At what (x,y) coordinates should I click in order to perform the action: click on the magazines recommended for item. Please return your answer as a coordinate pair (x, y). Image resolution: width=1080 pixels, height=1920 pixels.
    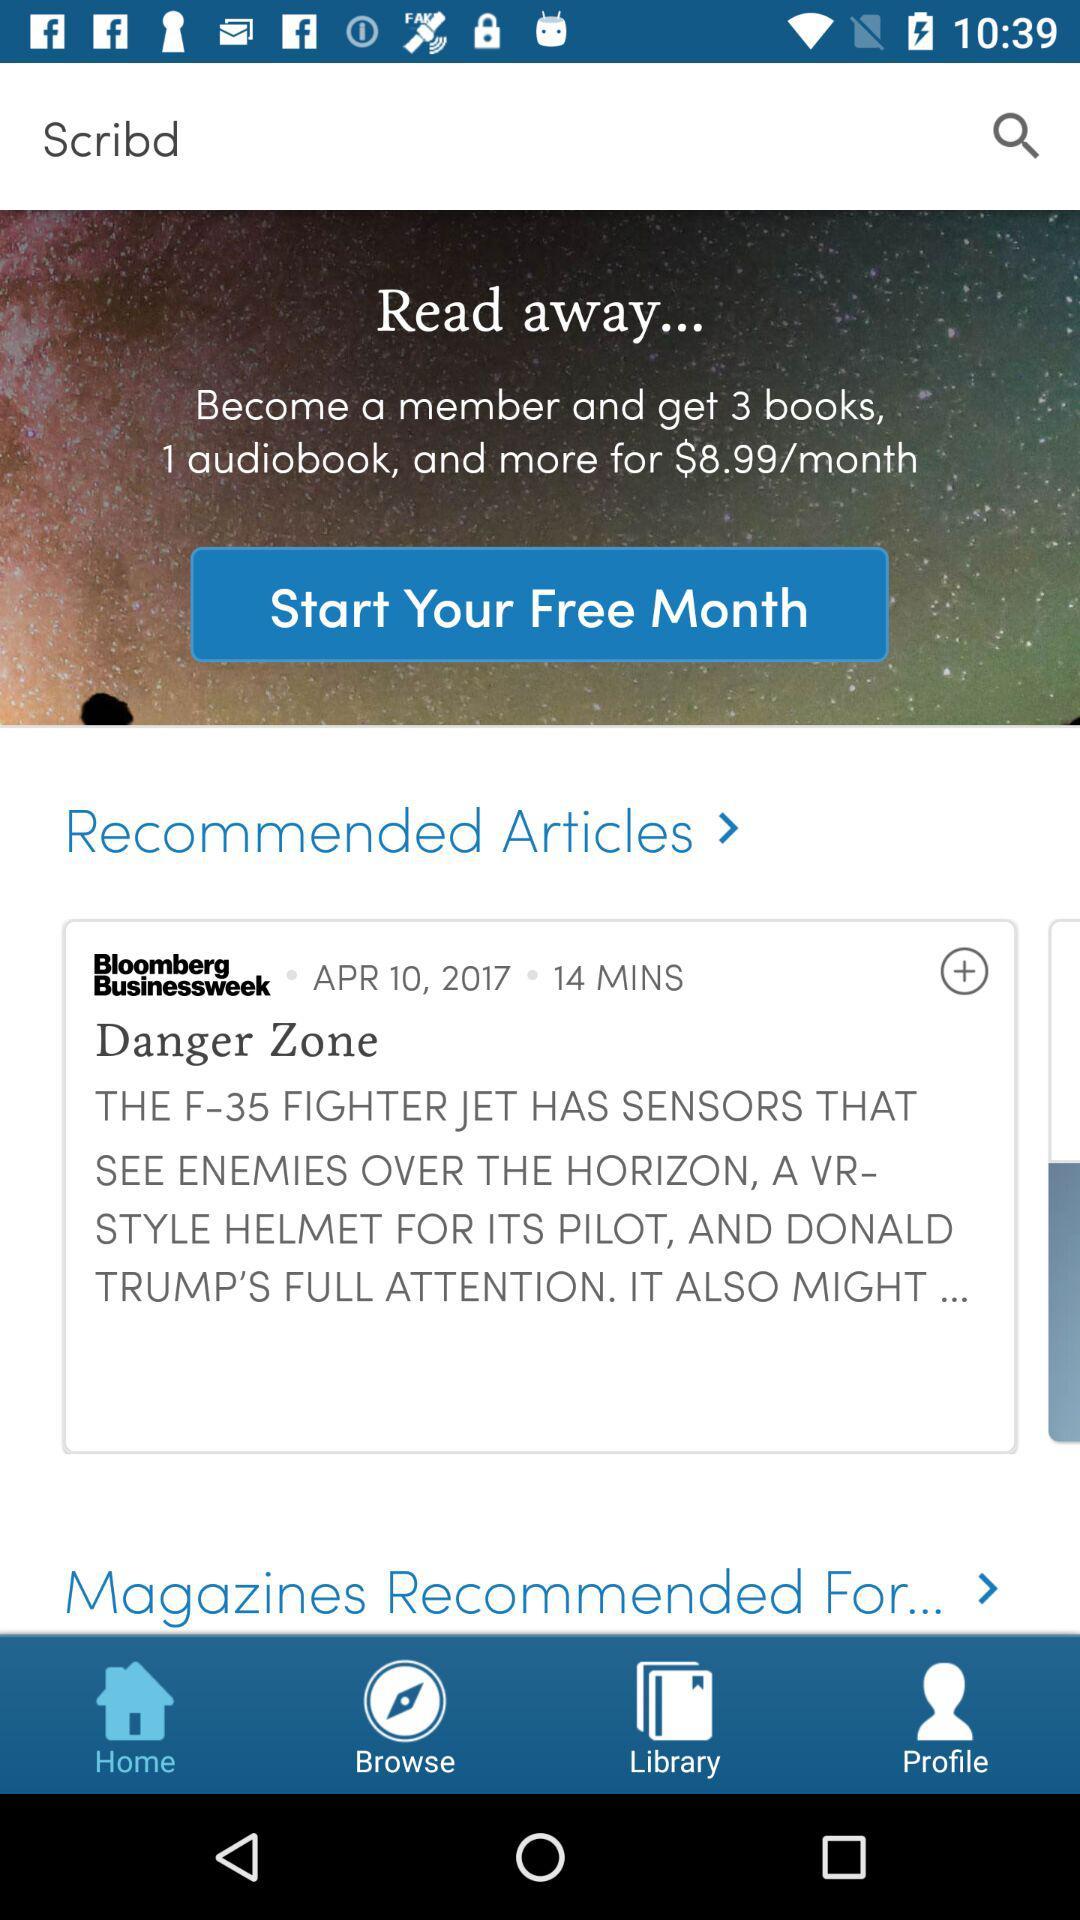
    Looking at the image, I should click on (540, 1560).